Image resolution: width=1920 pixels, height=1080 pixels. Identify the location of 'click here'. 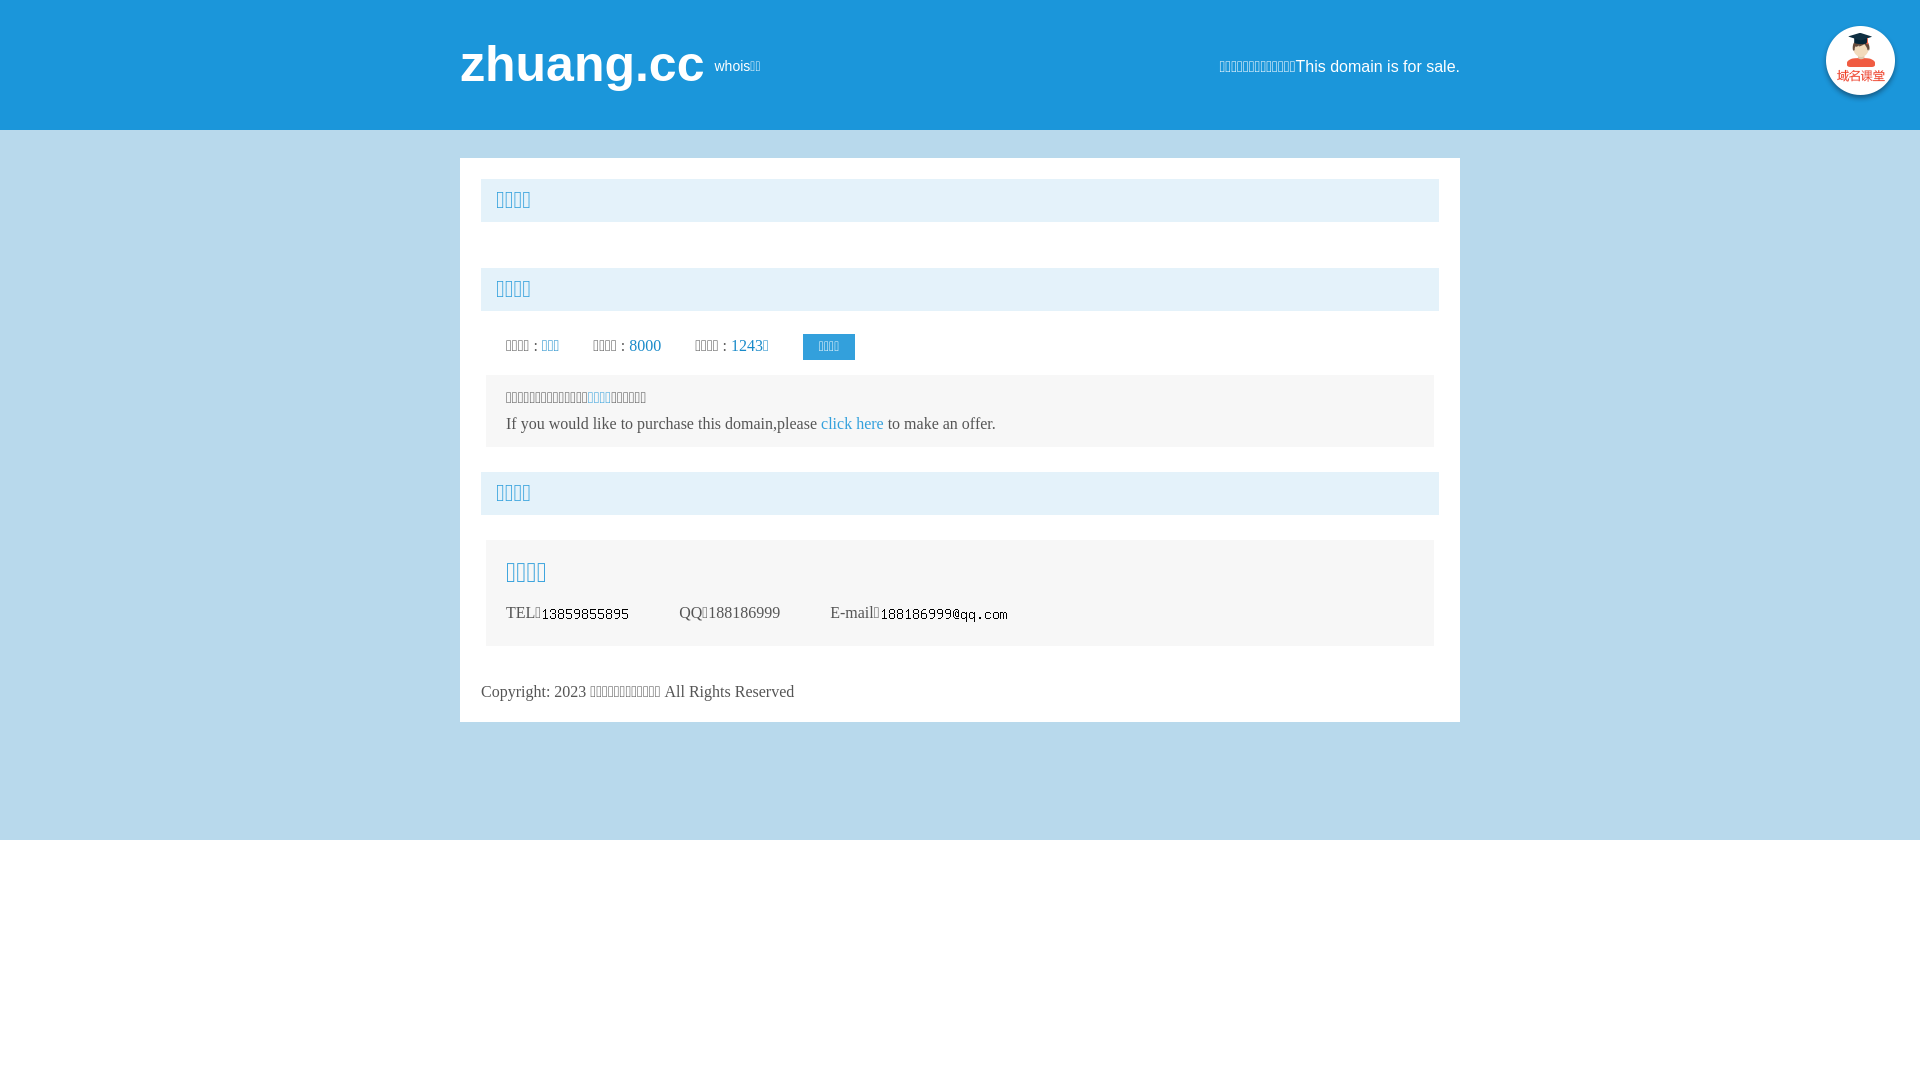
(852, 422).